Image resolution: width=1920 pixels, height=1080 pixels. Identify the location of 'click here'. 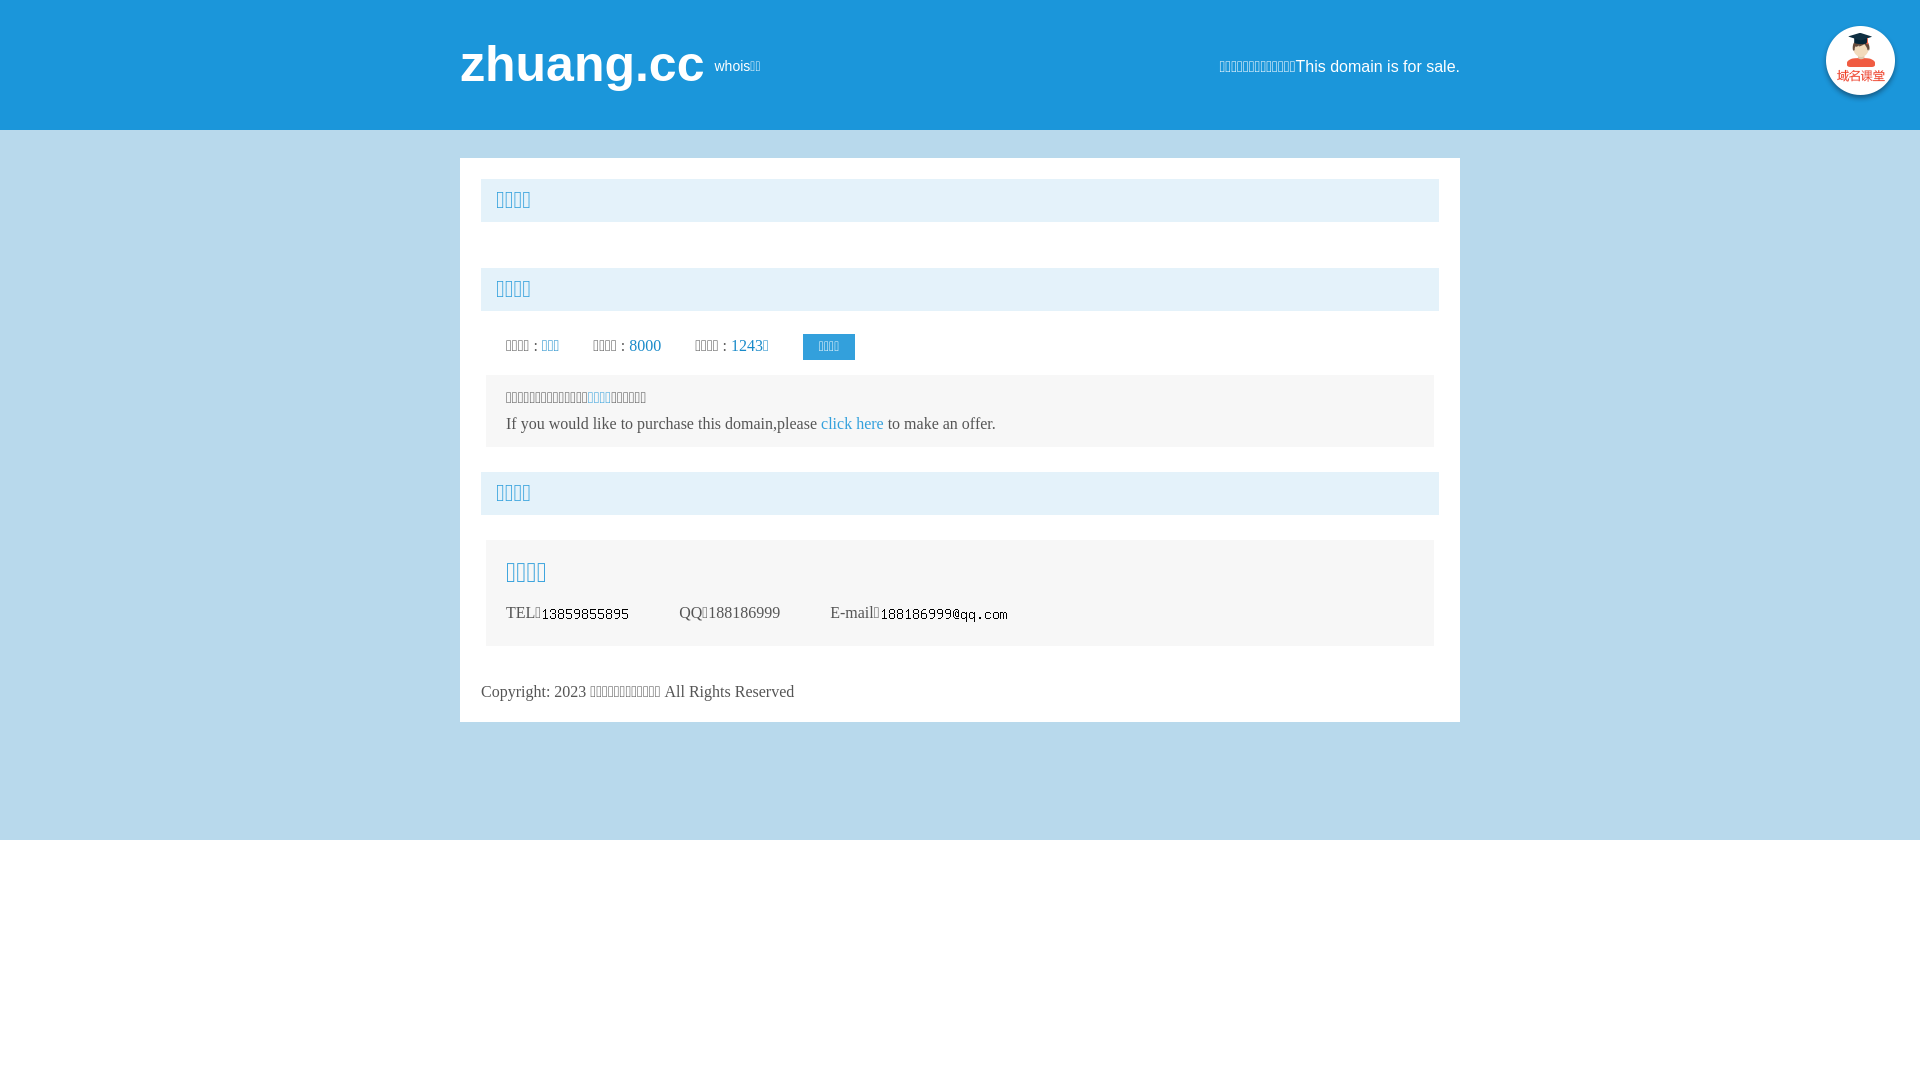
(852, 422).